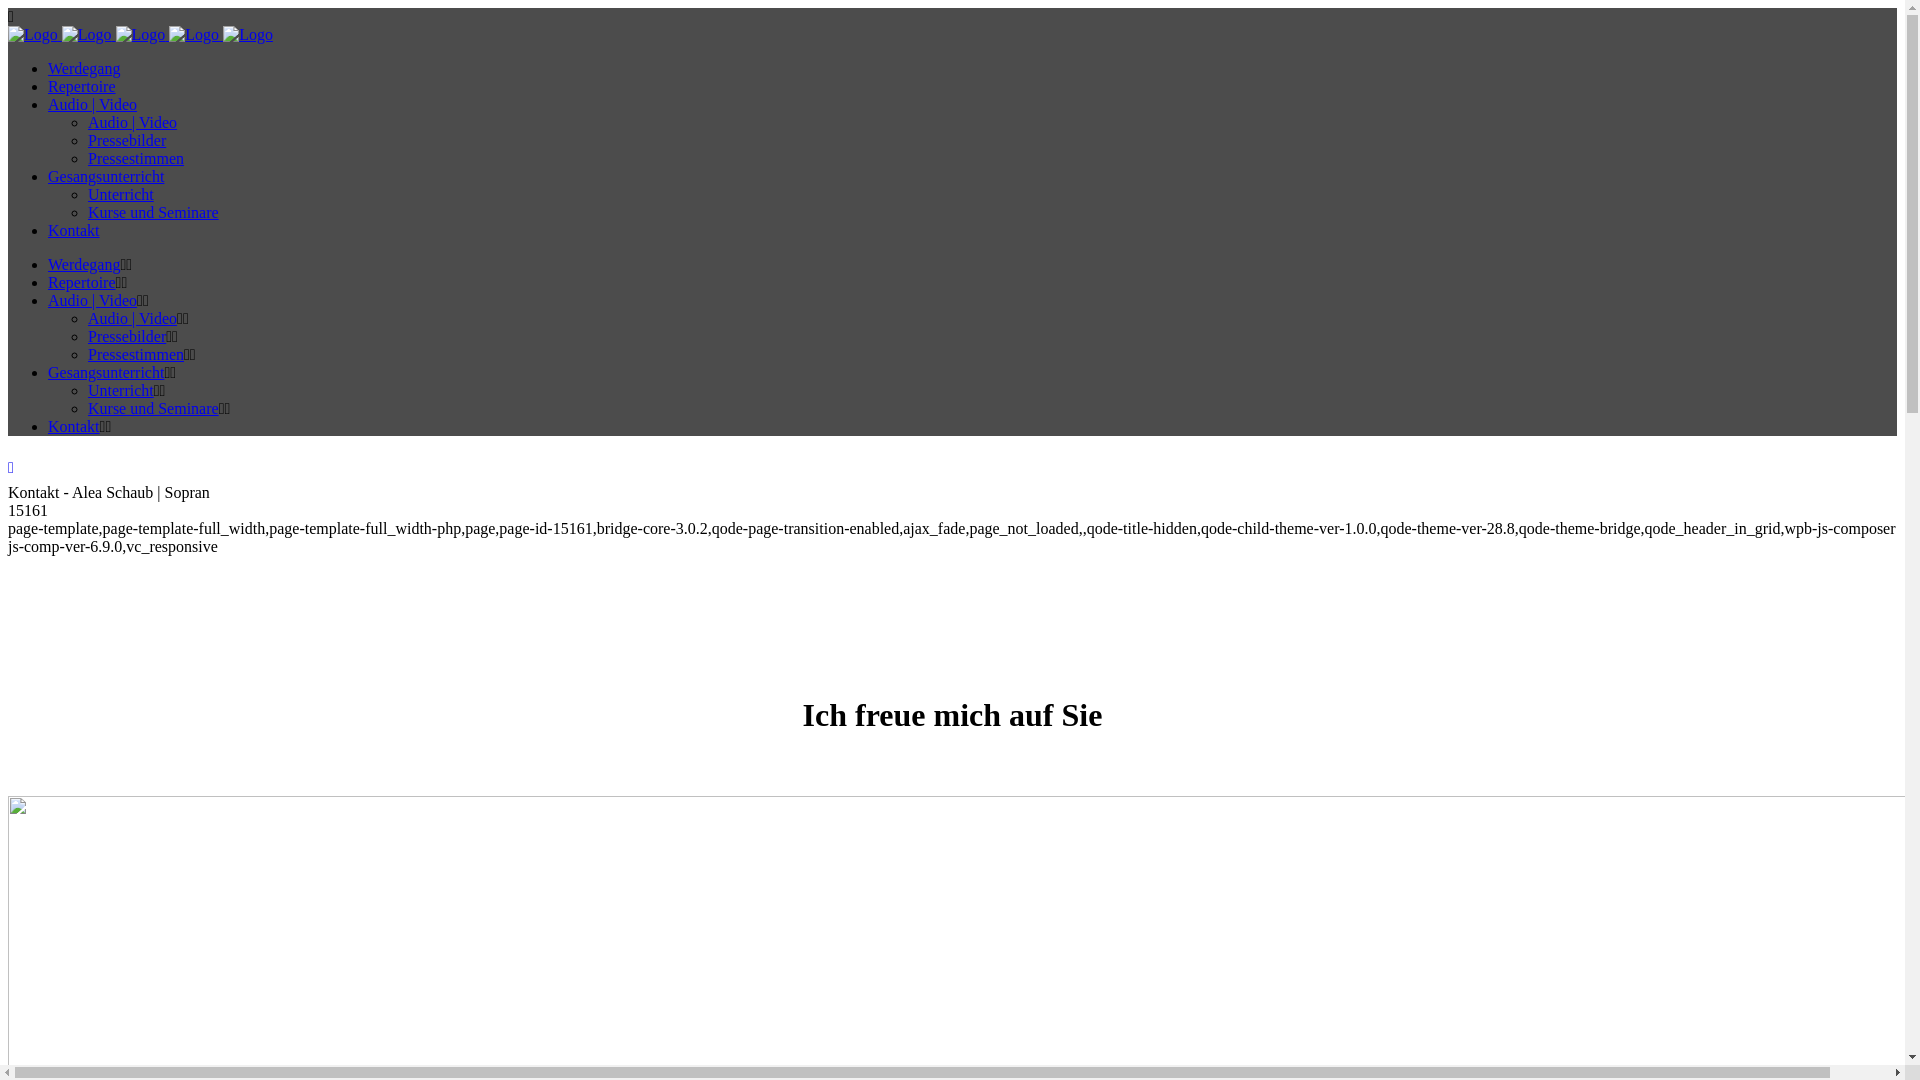 The width and height of the screenshot is (1920, 1080). I want to click on 'Audio | Video', so click(131, 122).